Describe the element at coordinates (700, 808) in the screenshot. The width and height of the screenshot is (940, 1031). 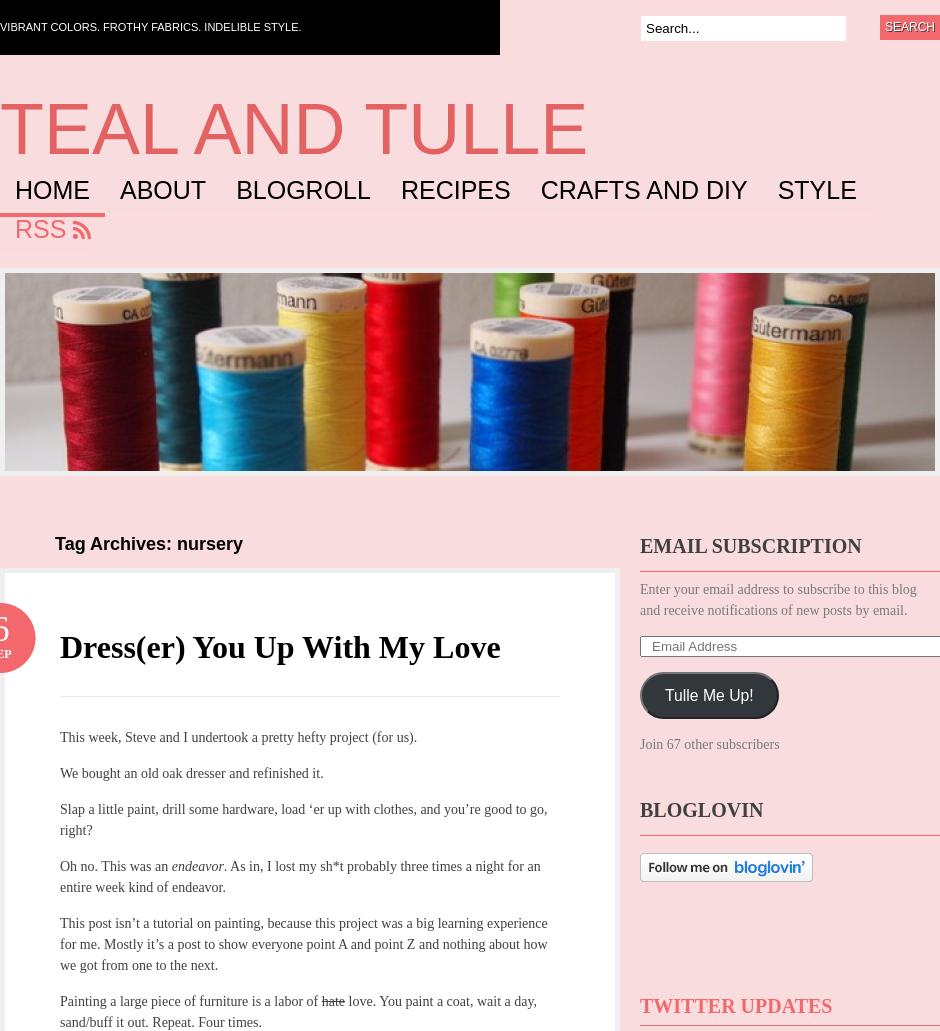
I see `'BlogLovin'` at that location.